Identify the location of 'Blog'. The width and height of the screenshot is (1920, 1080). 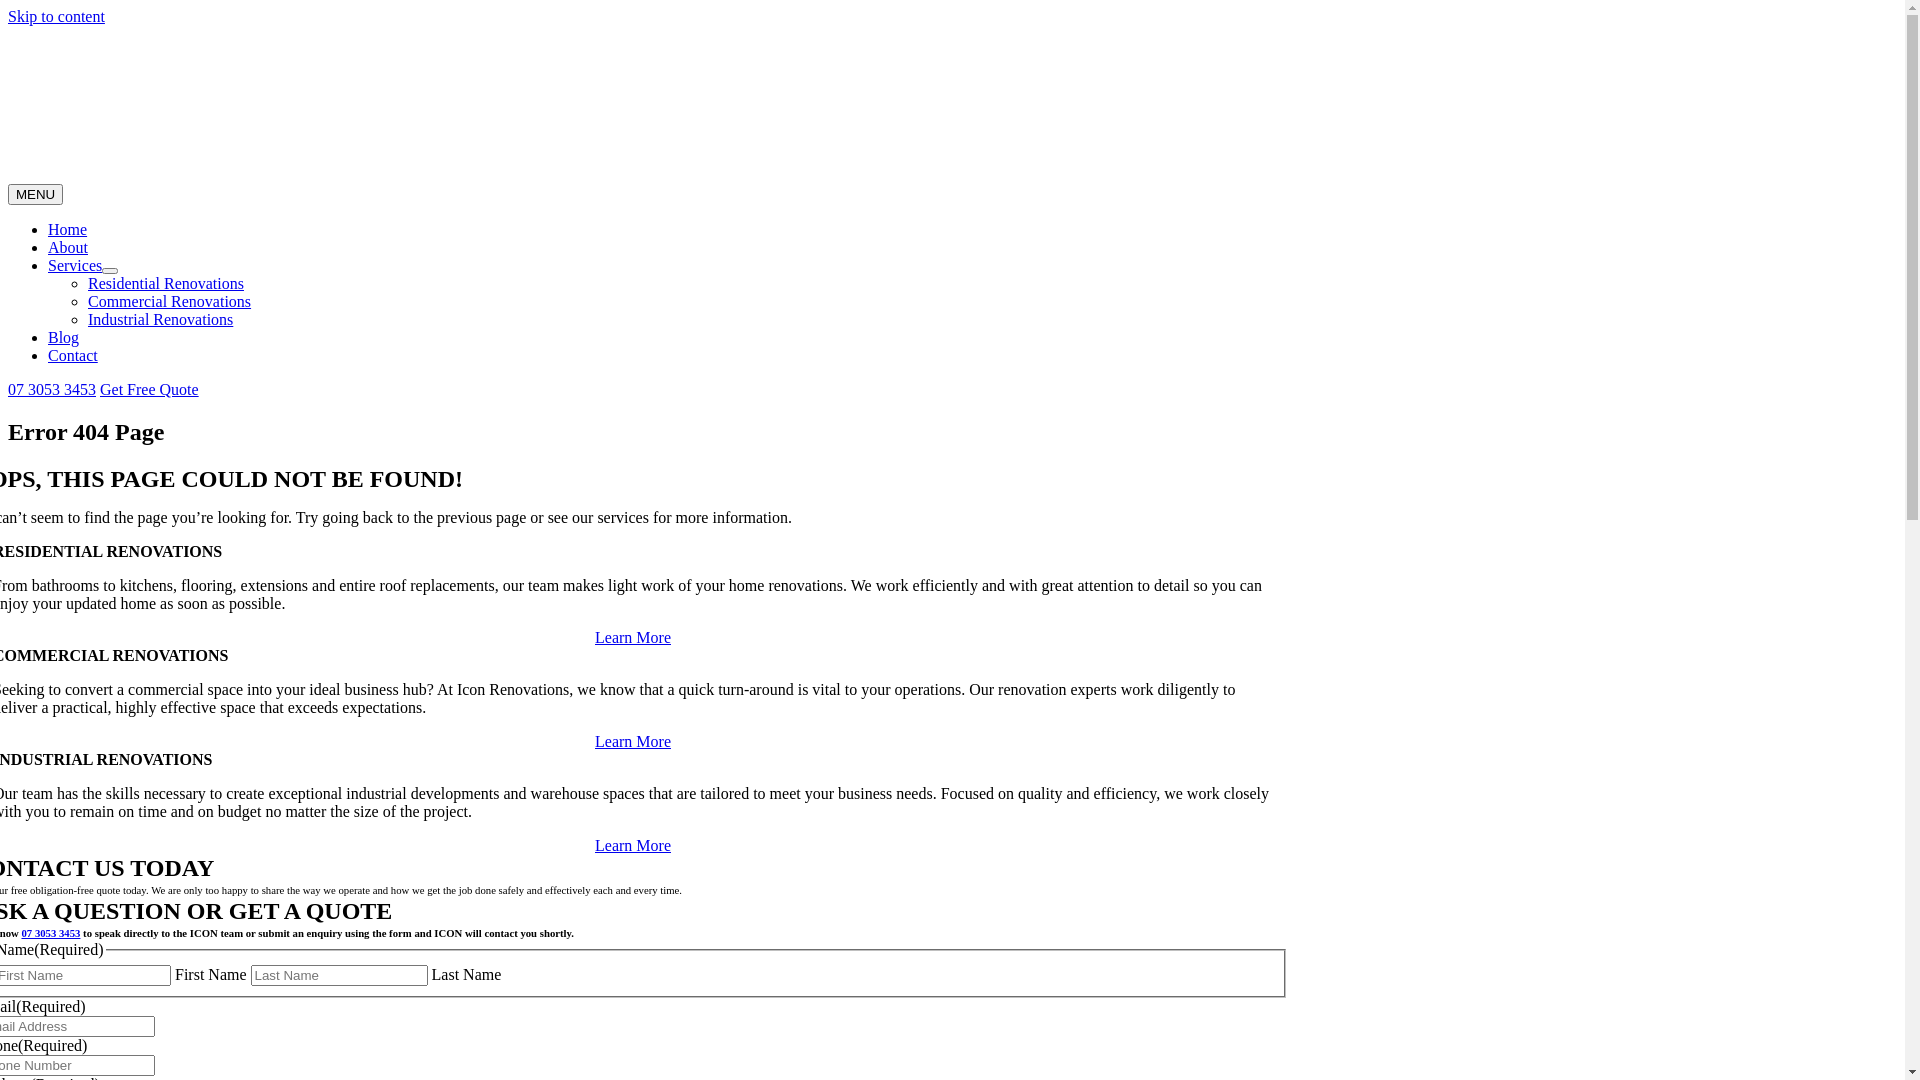
(63, 336).